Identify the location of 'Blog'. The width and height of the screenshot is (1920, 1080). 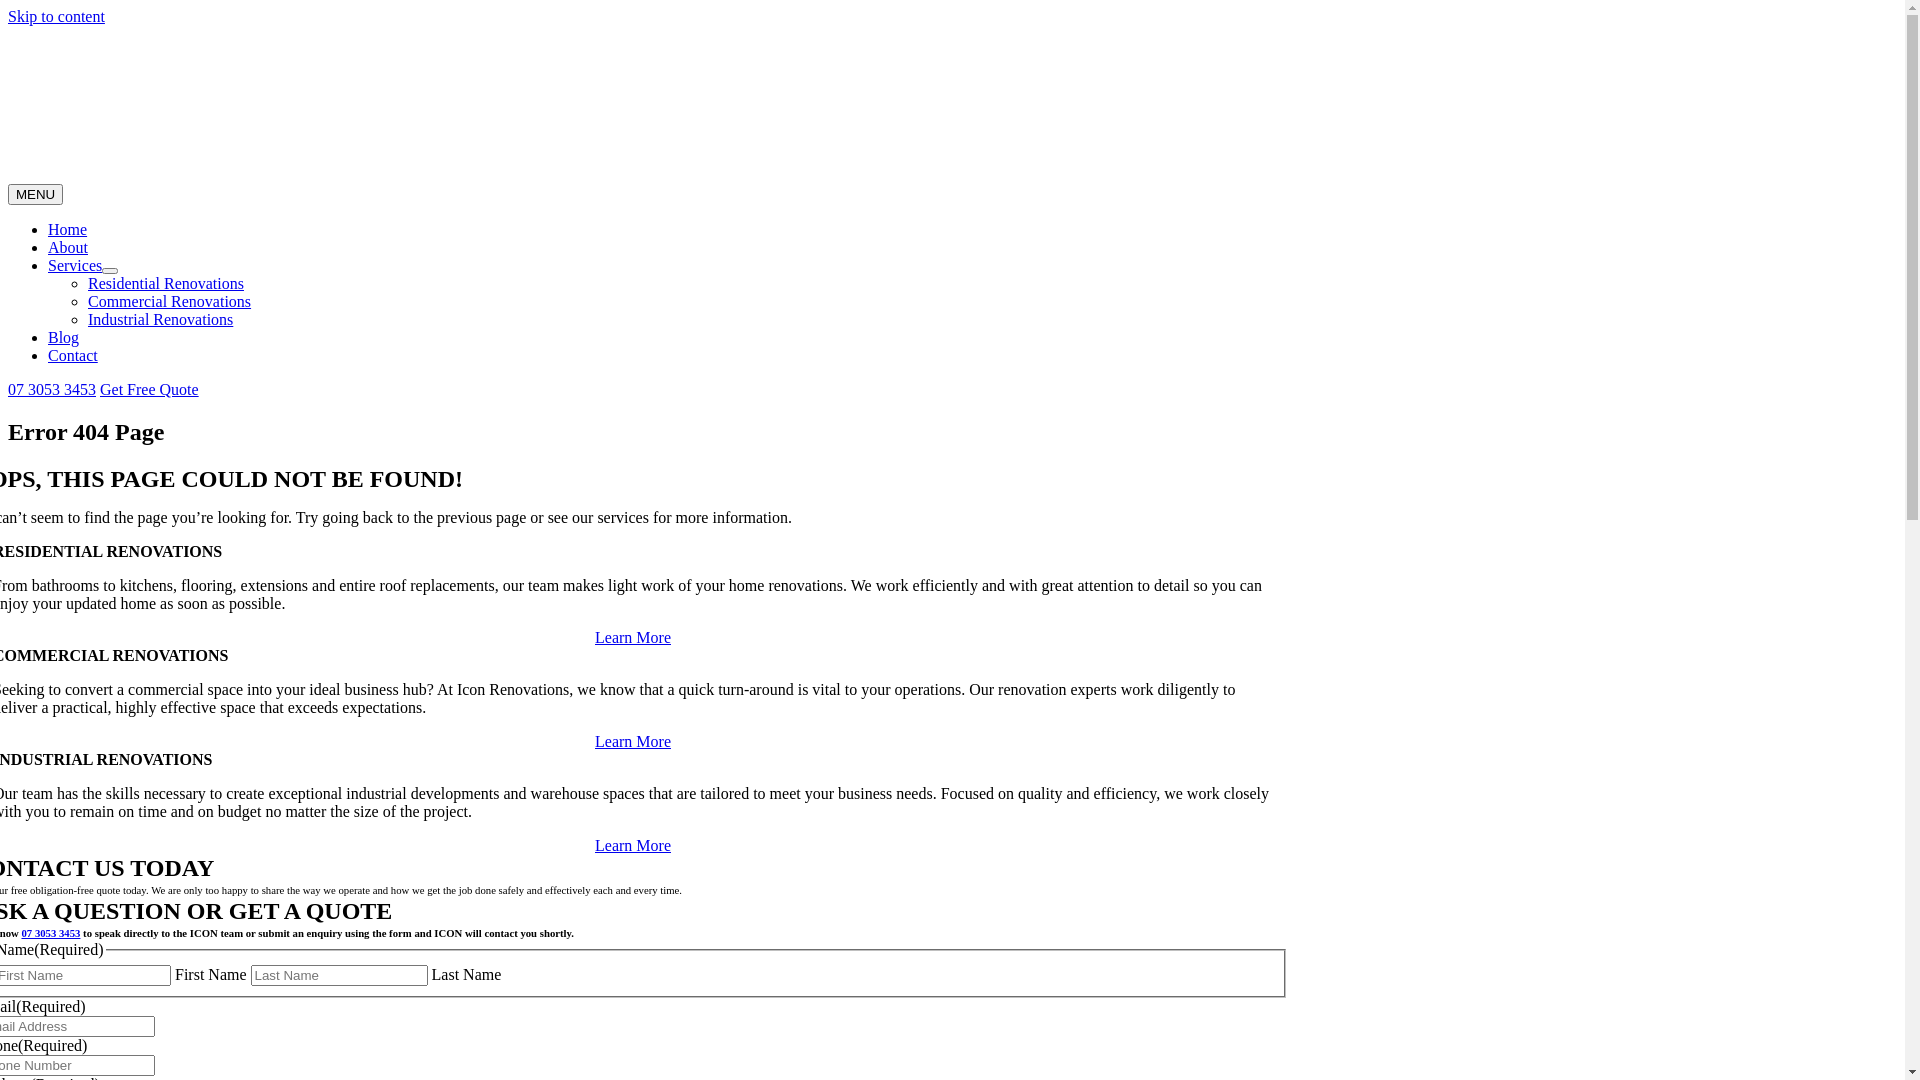
(63, 336).